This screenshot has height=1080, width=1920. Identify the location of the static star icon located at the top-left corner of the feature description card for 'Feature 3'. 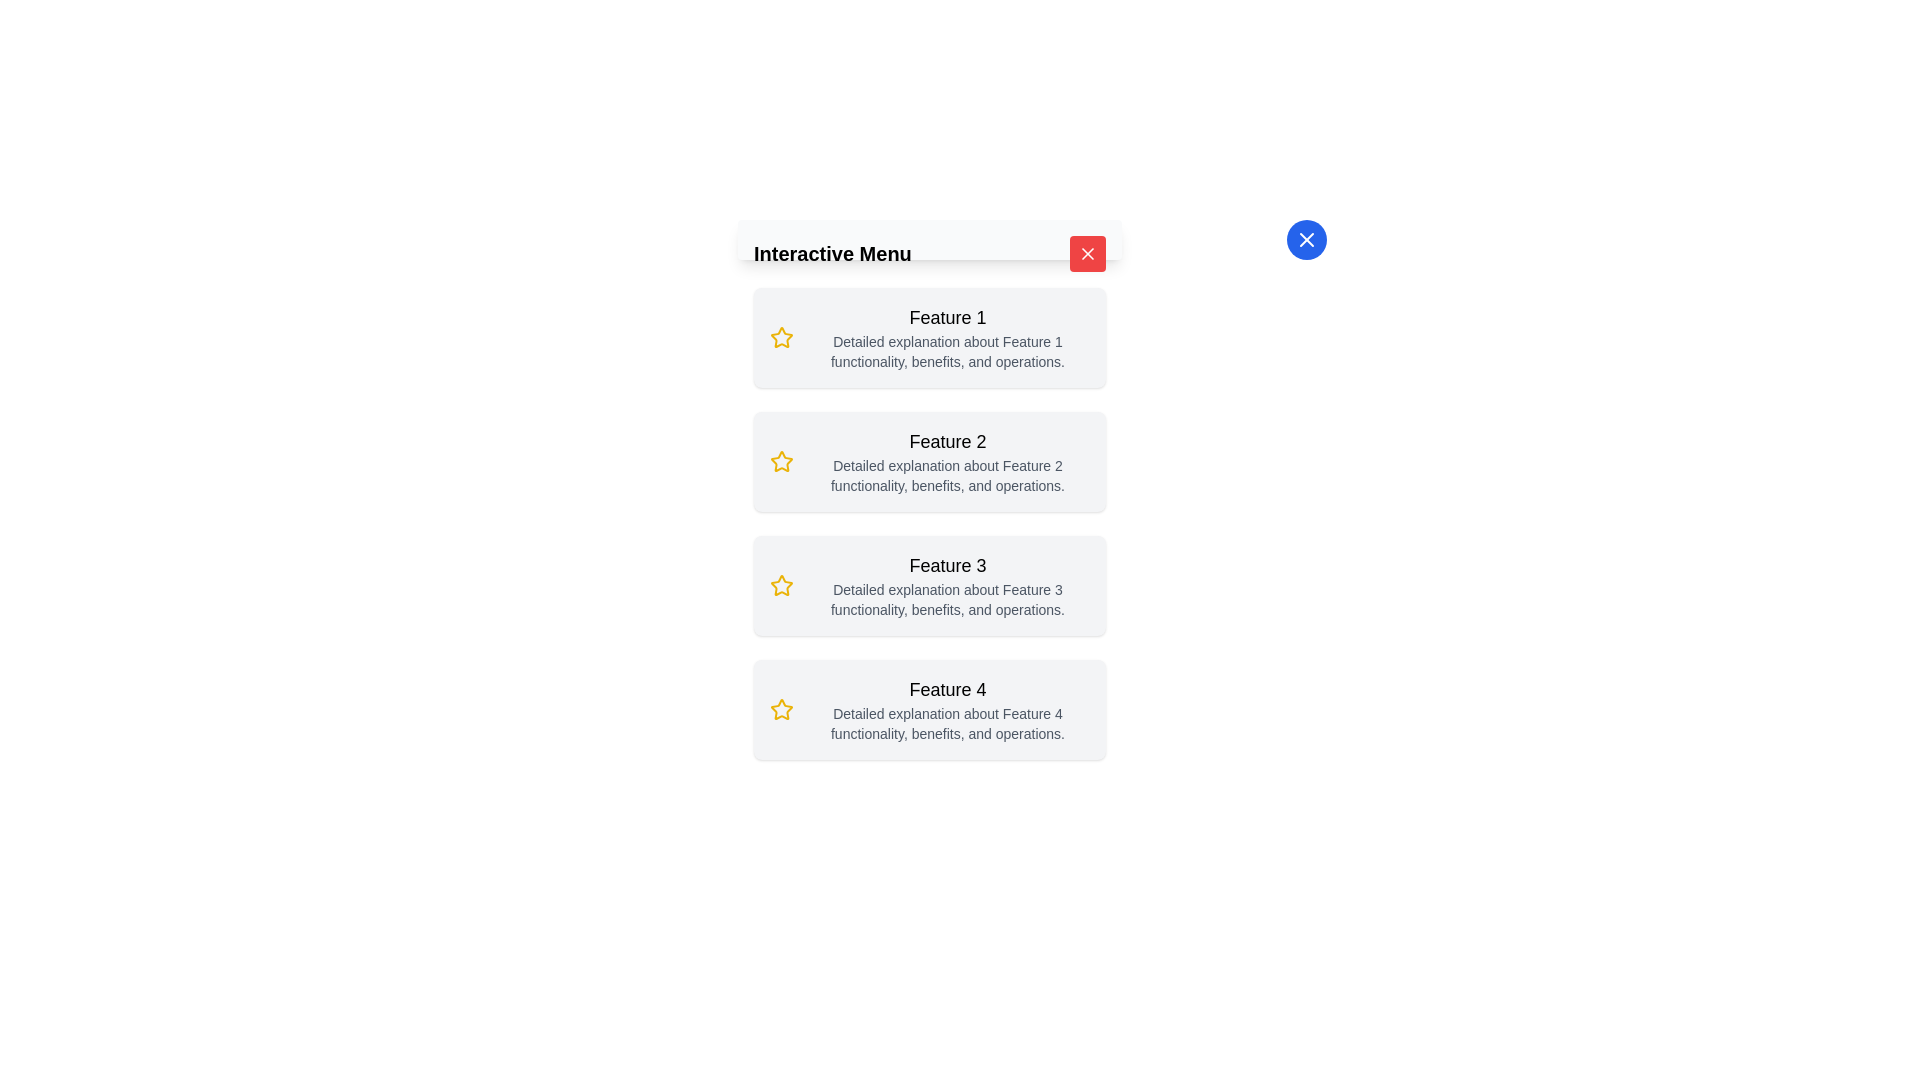
(781, 585).